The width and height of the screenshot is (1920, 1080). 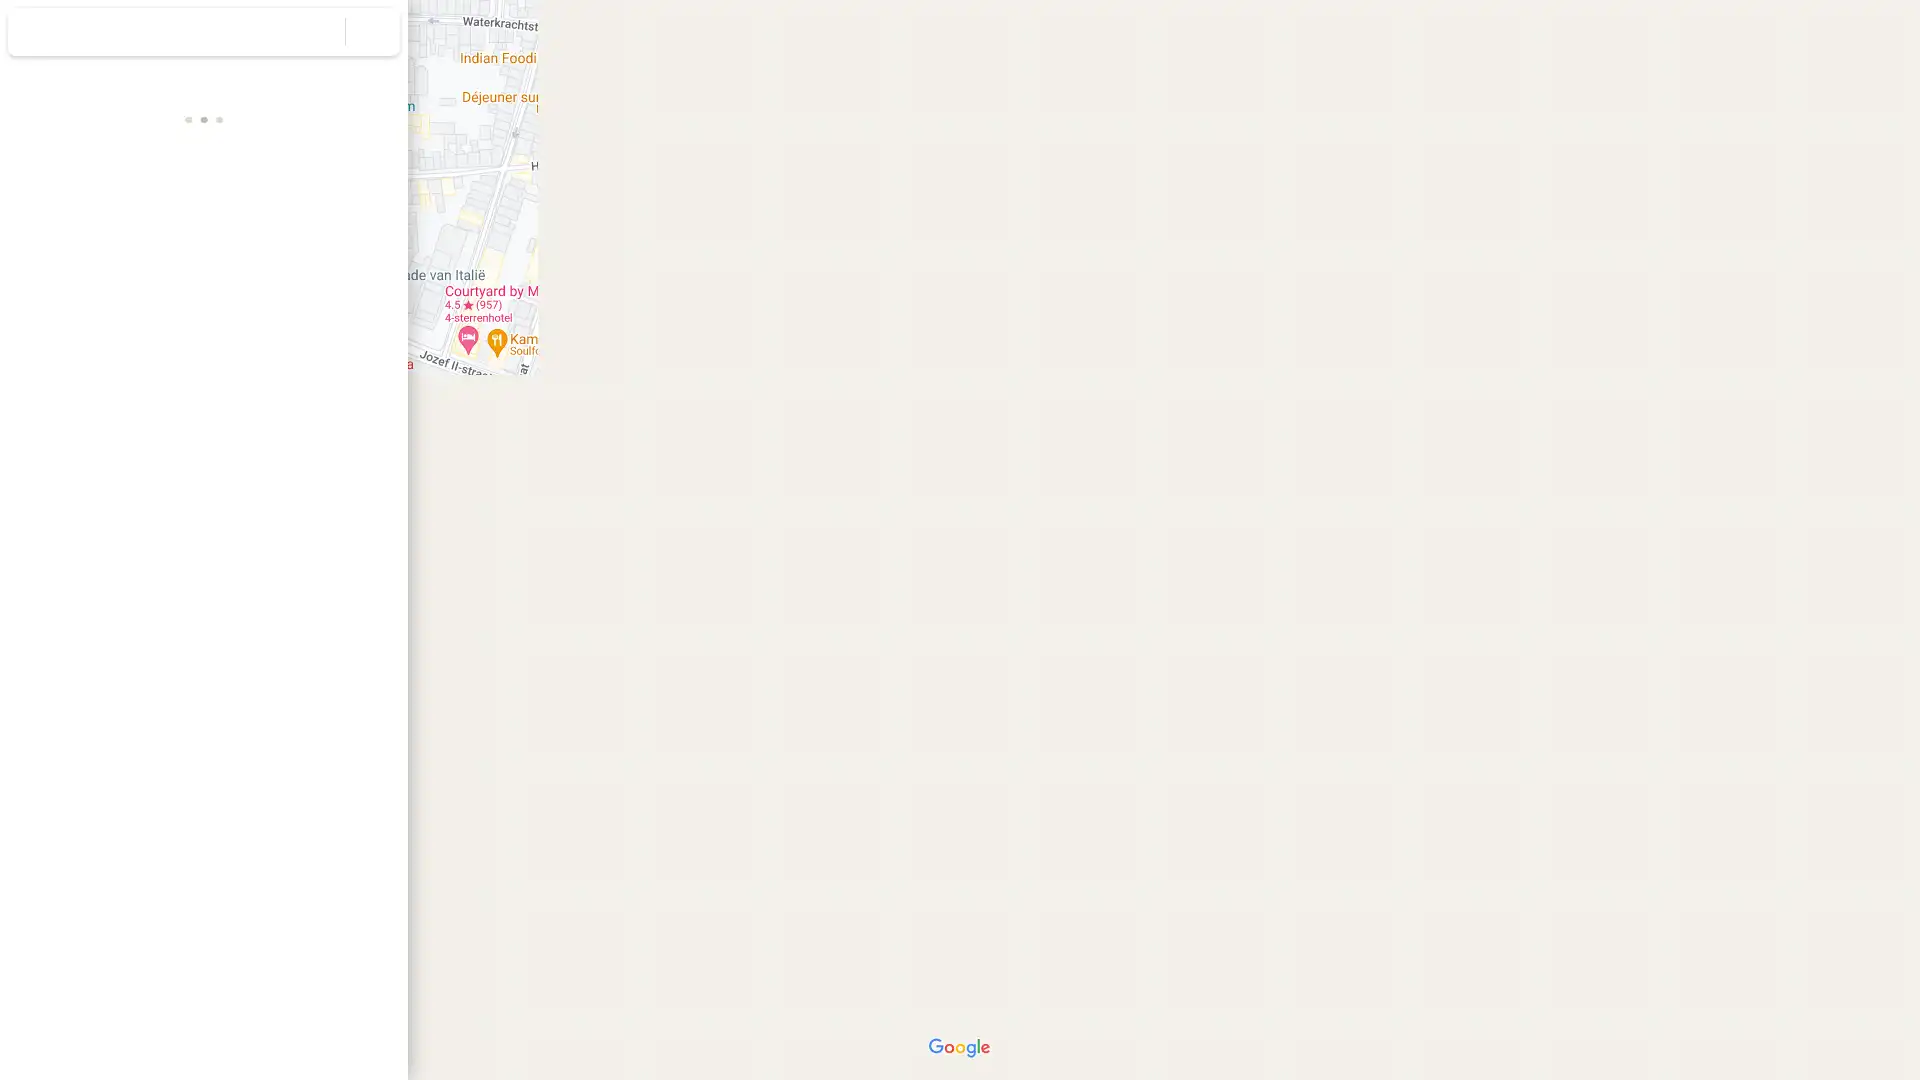 I want to click on Adres kopieren, so click(x=370, y=454).